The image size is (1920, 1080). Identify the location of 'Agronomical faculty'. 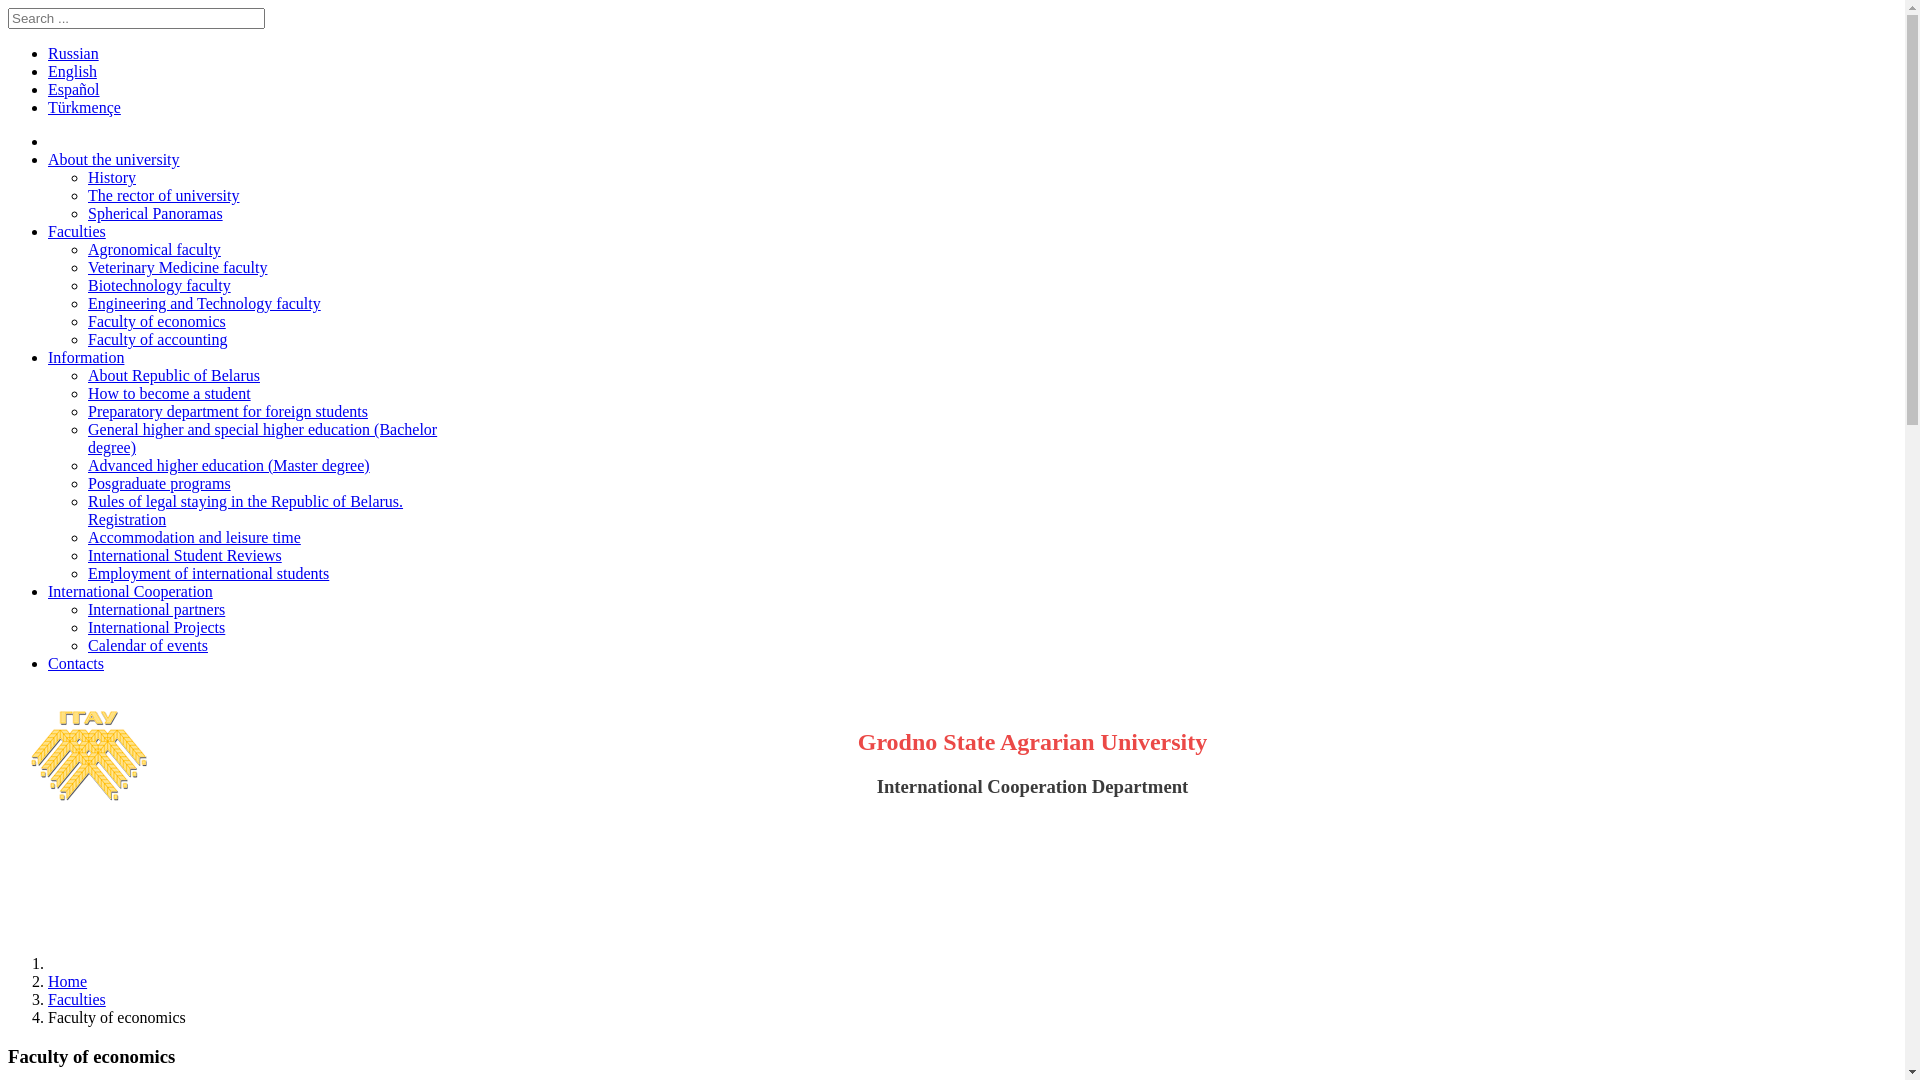
(153, 248).